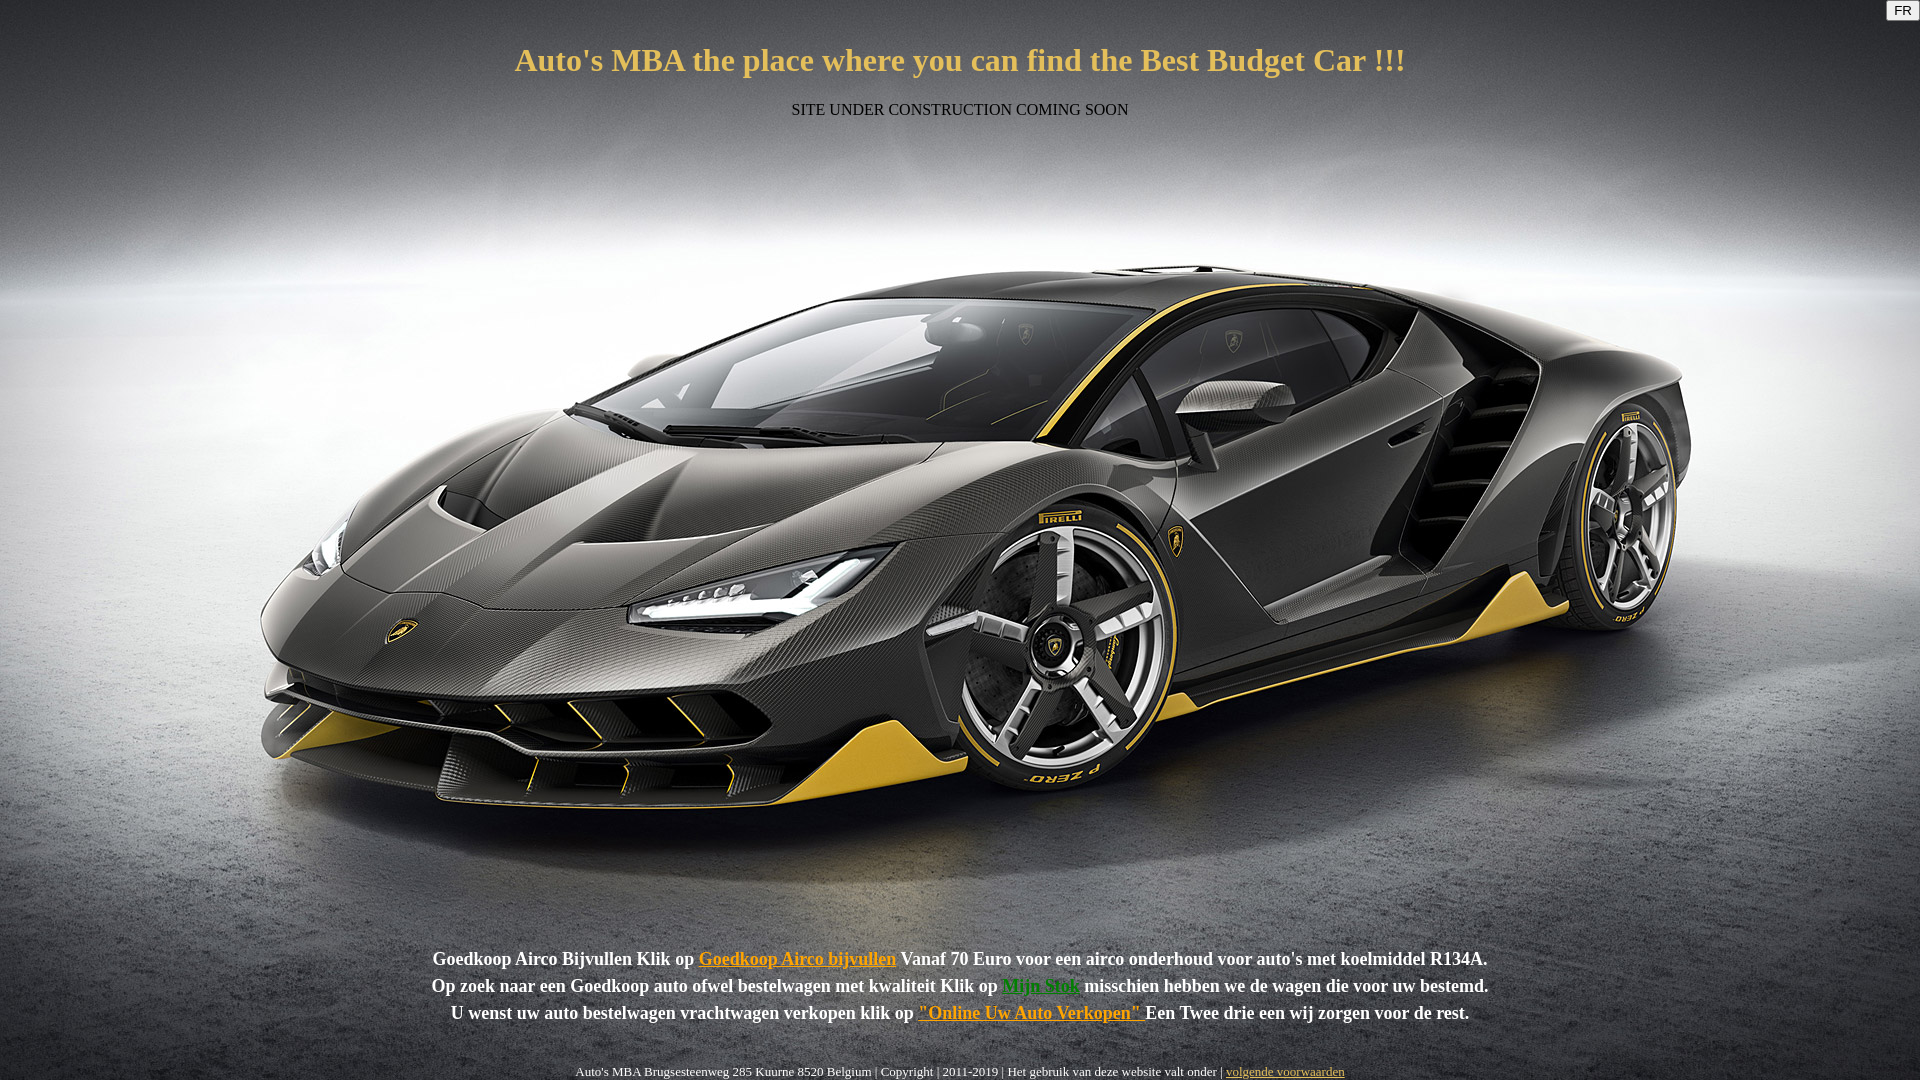  What do you see at coordinates (916, 1013) in the screenshot?
I see `'"Online Uw Auto Verkopen"'` at bounding box center [916, 1013].